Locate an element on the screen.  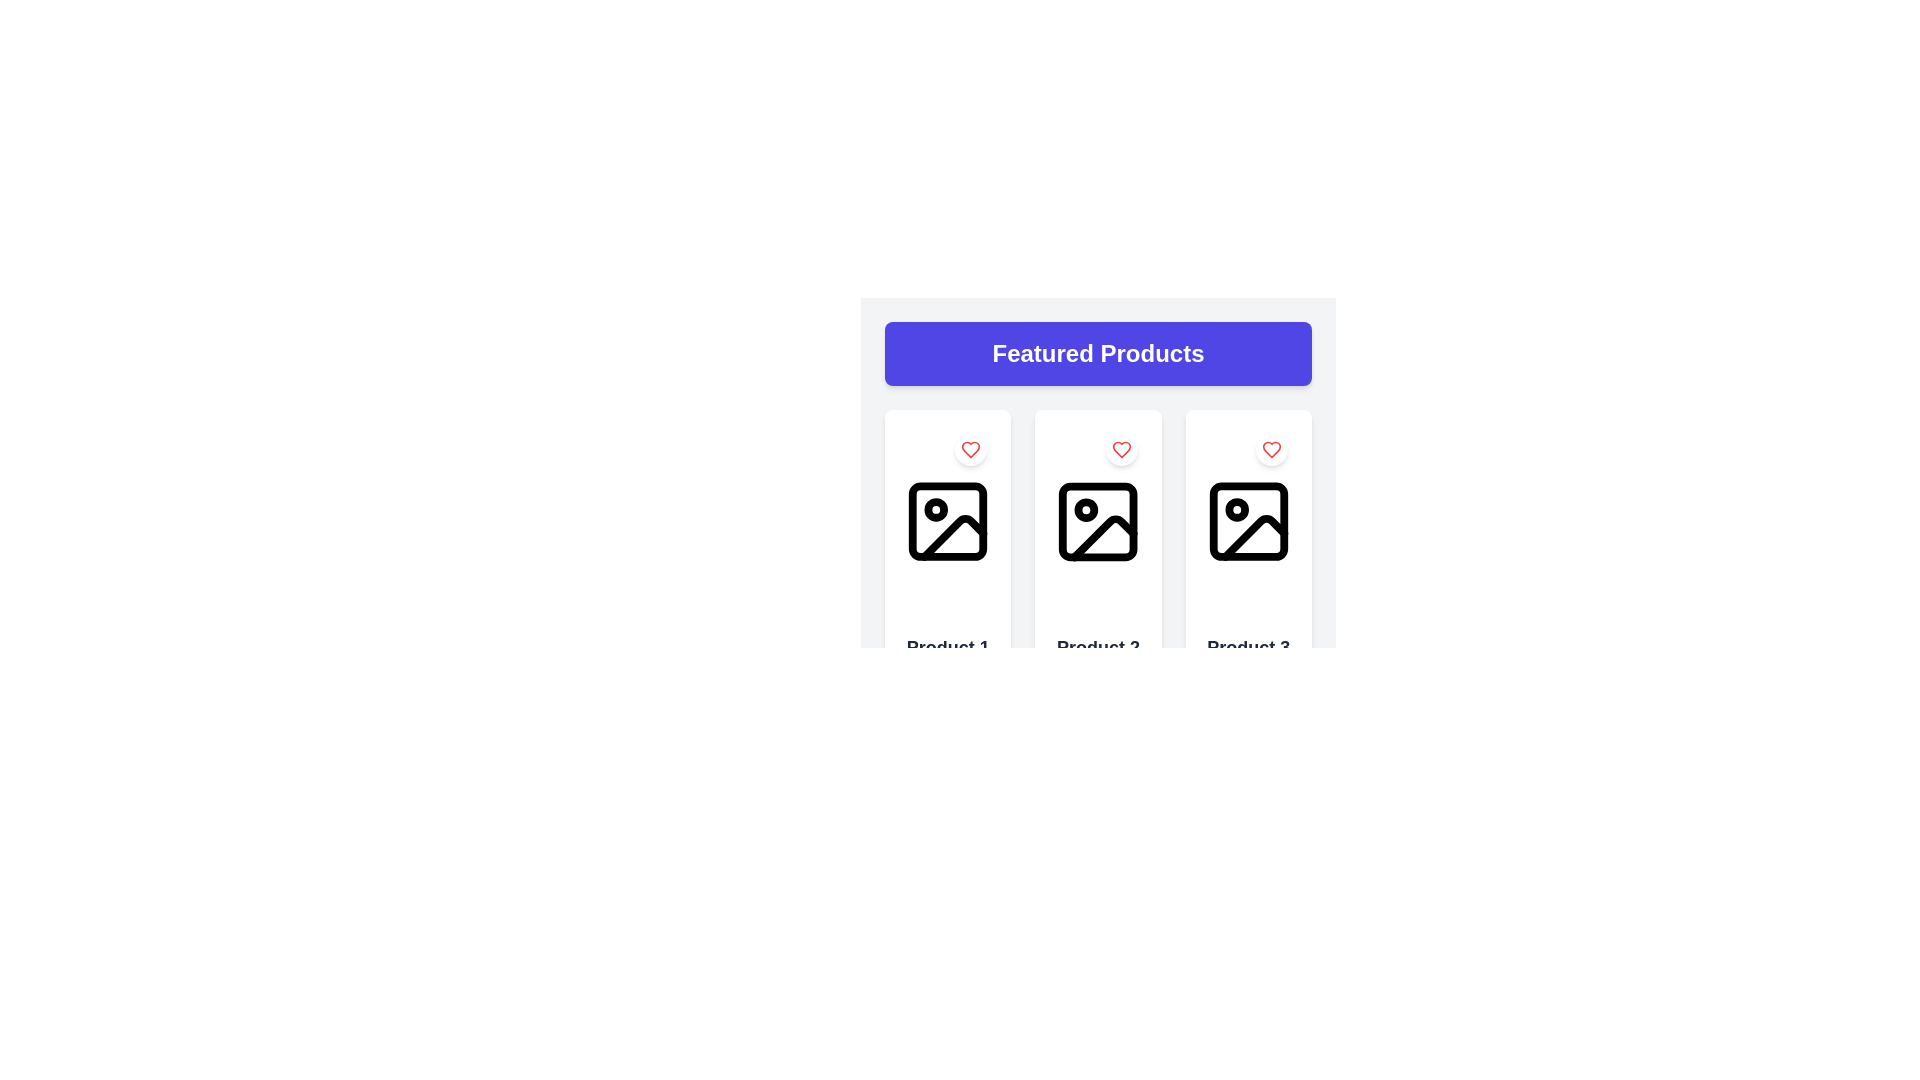
the 'like' button located at the top-right corner of the 'Product 3' card in the 'Featured Products' section to mark it as a favorite is located at coordinates (1271, 450).